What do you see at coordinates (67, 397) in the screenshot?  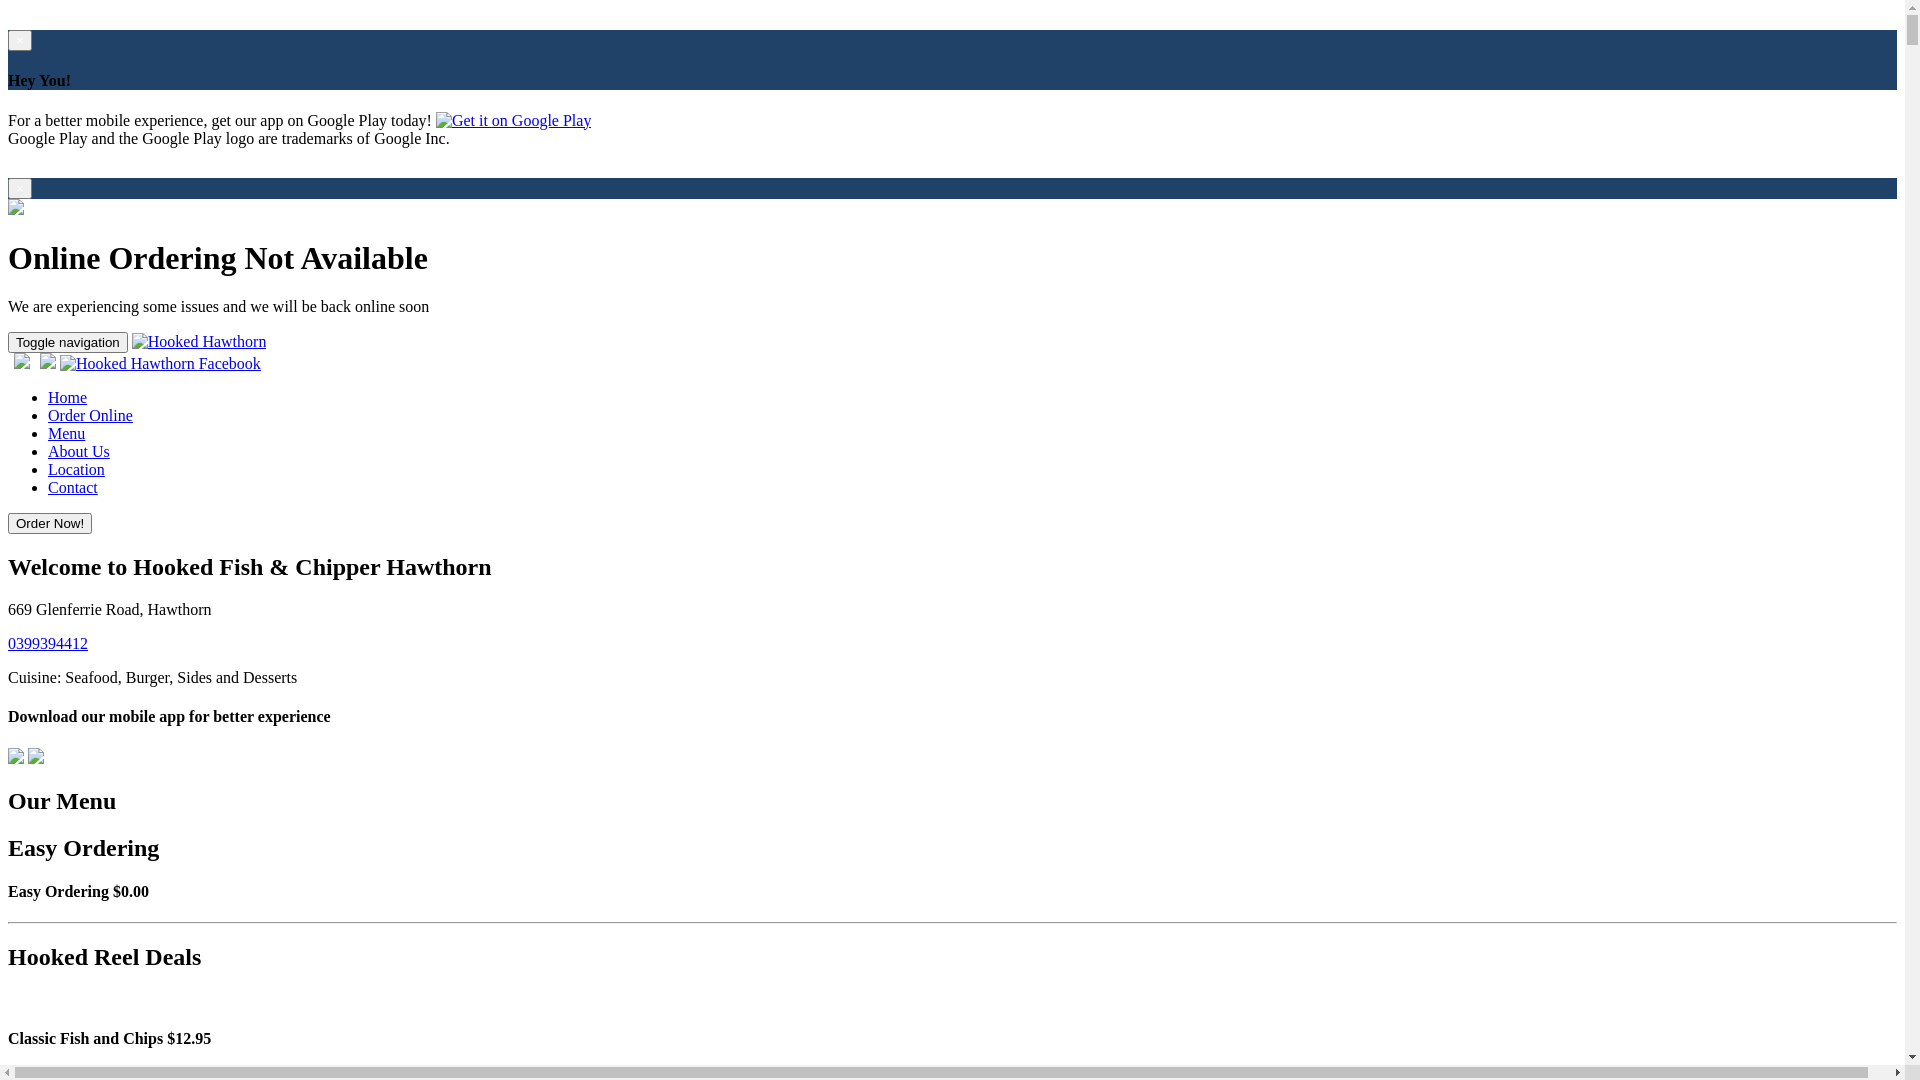 I see `'Home'` at bounding box center [67, 397].